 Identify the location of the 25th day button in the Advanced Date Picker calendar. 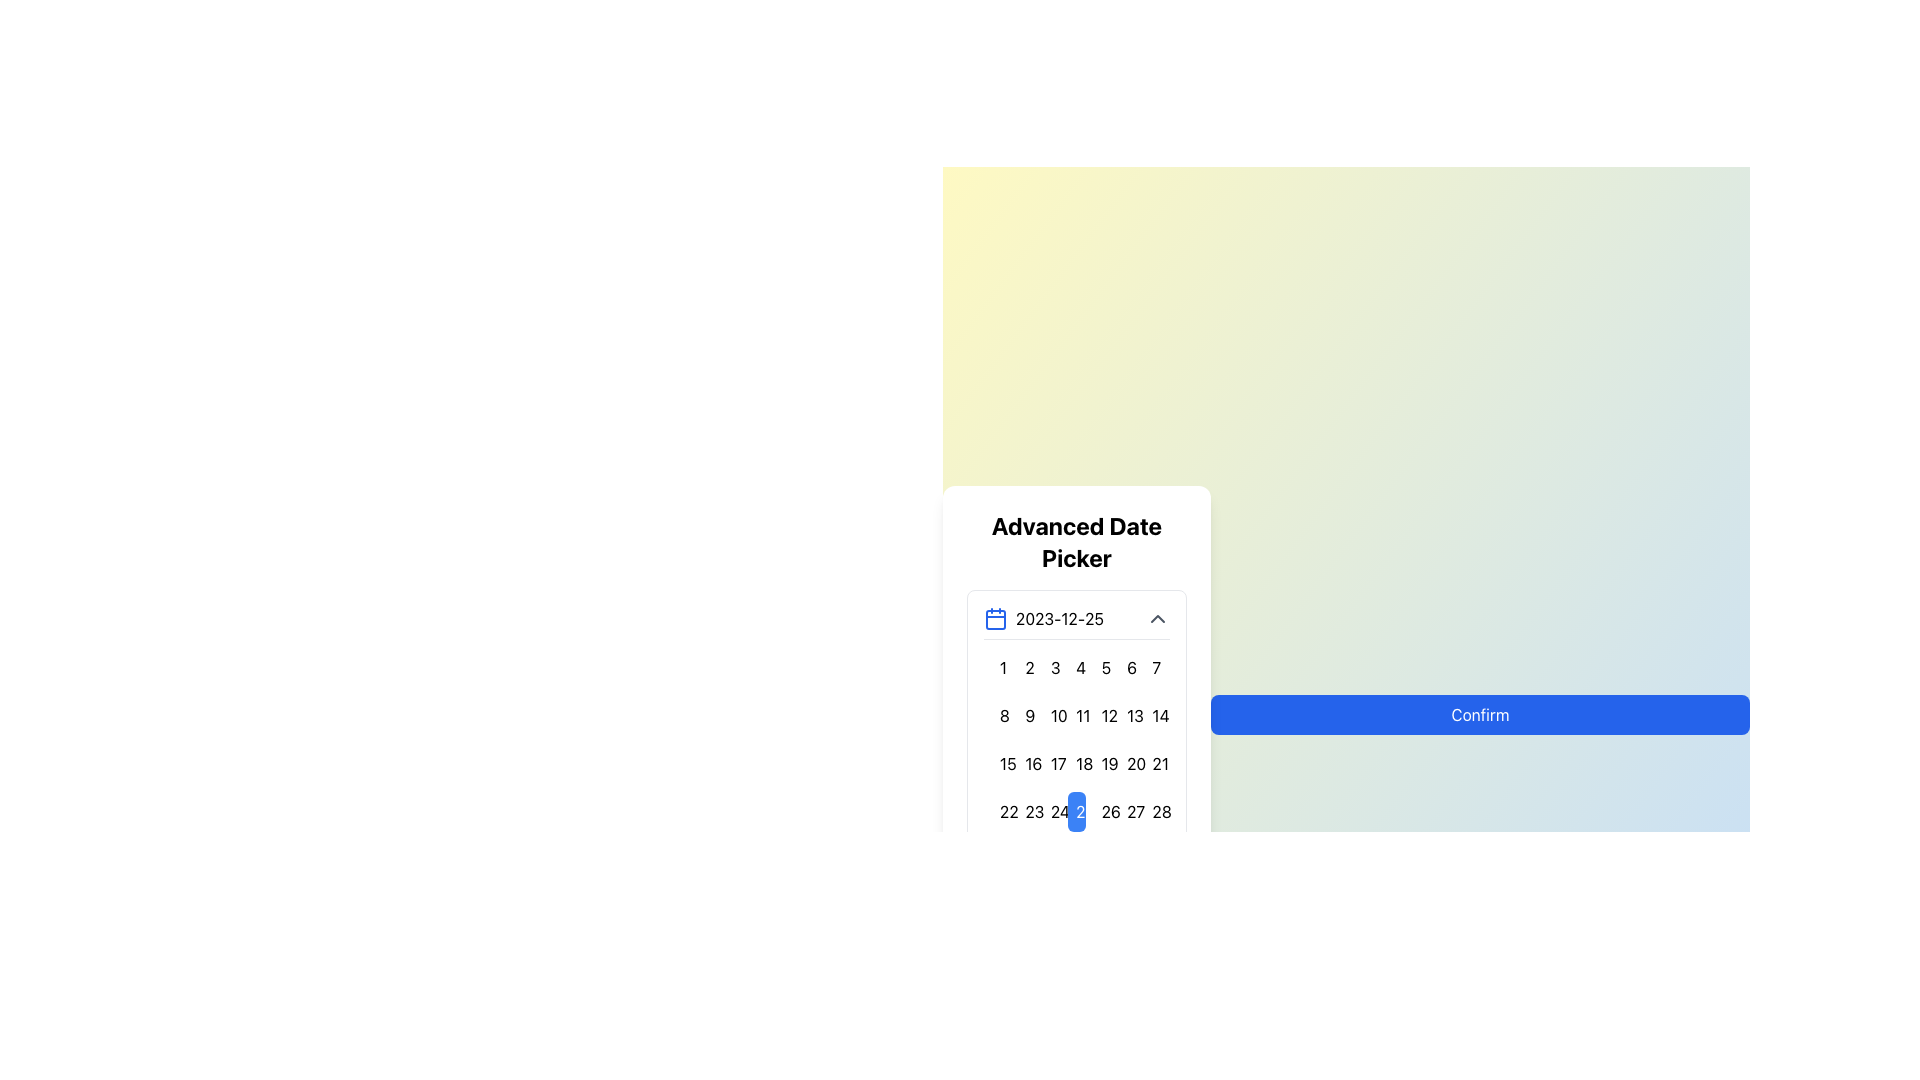
(1075, 811).